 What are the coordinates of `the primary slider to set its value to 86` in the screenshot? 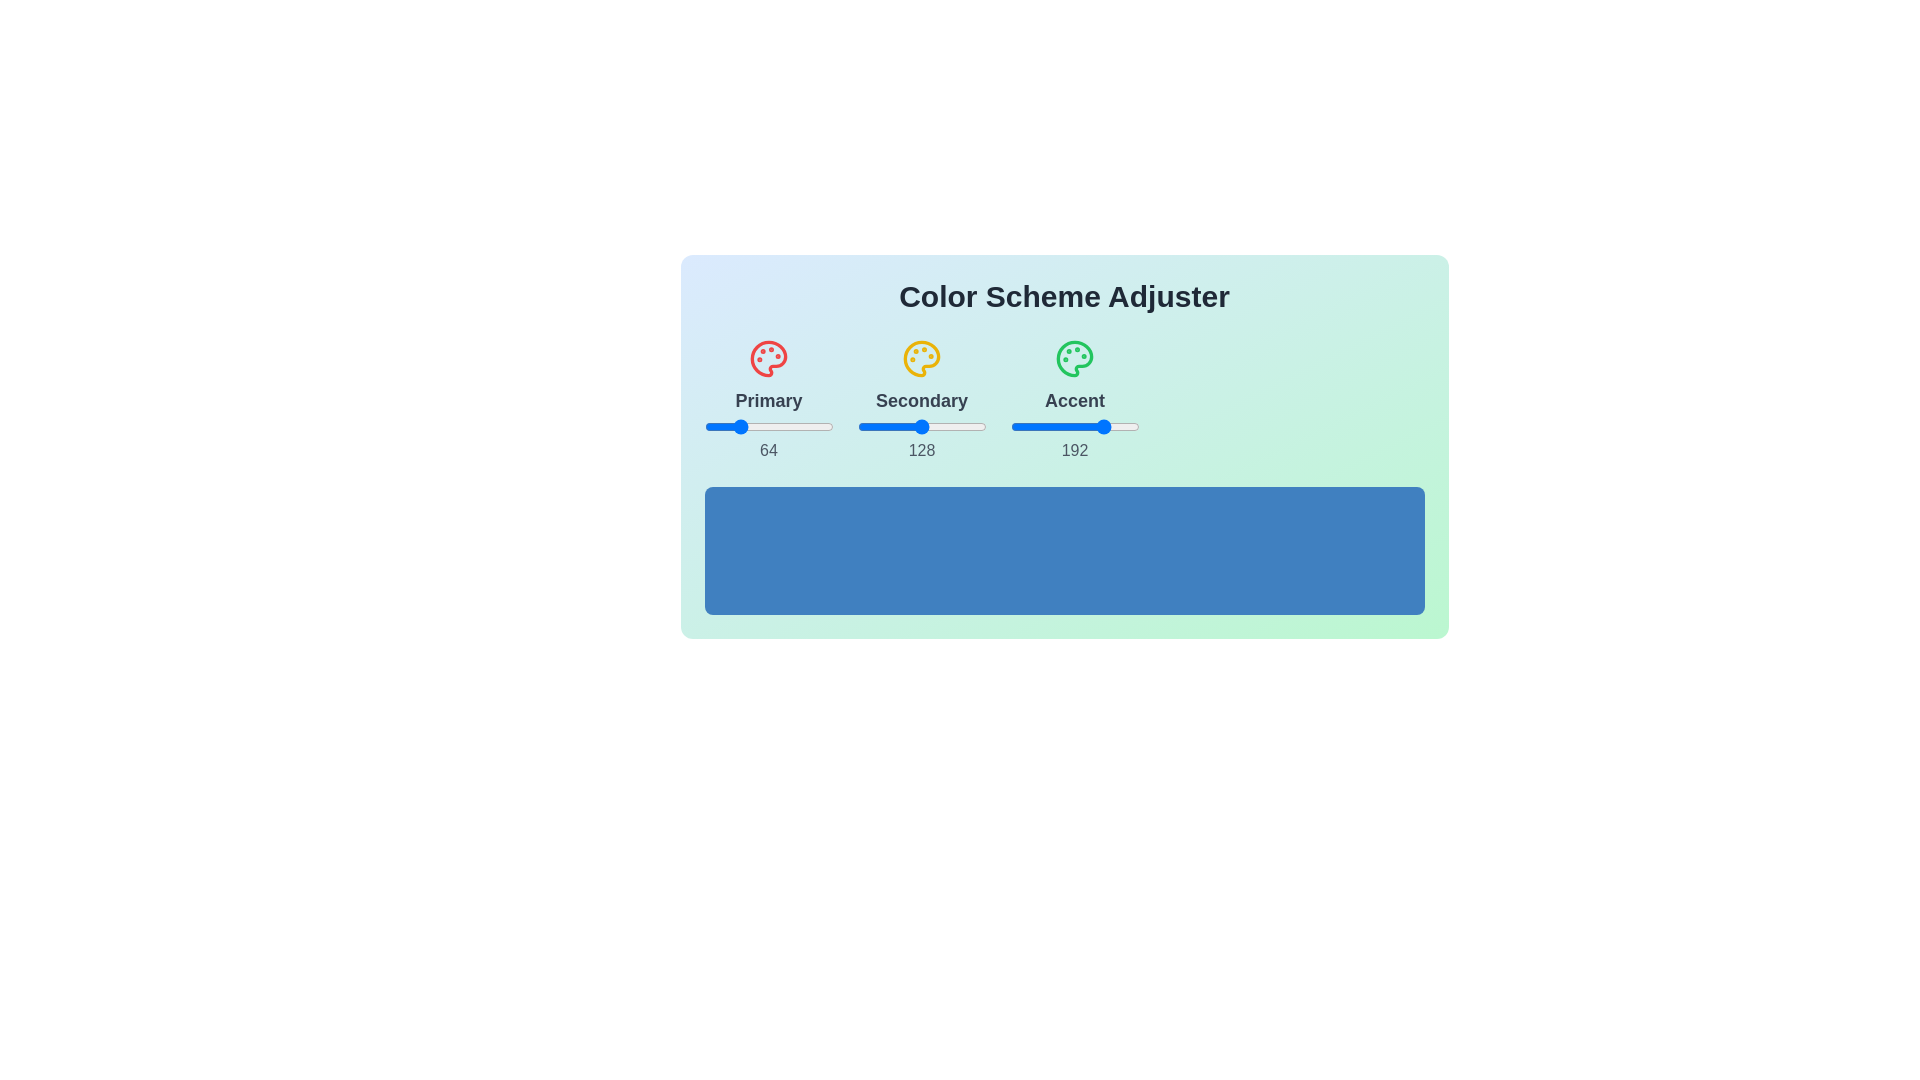 It's located at (747, 426).